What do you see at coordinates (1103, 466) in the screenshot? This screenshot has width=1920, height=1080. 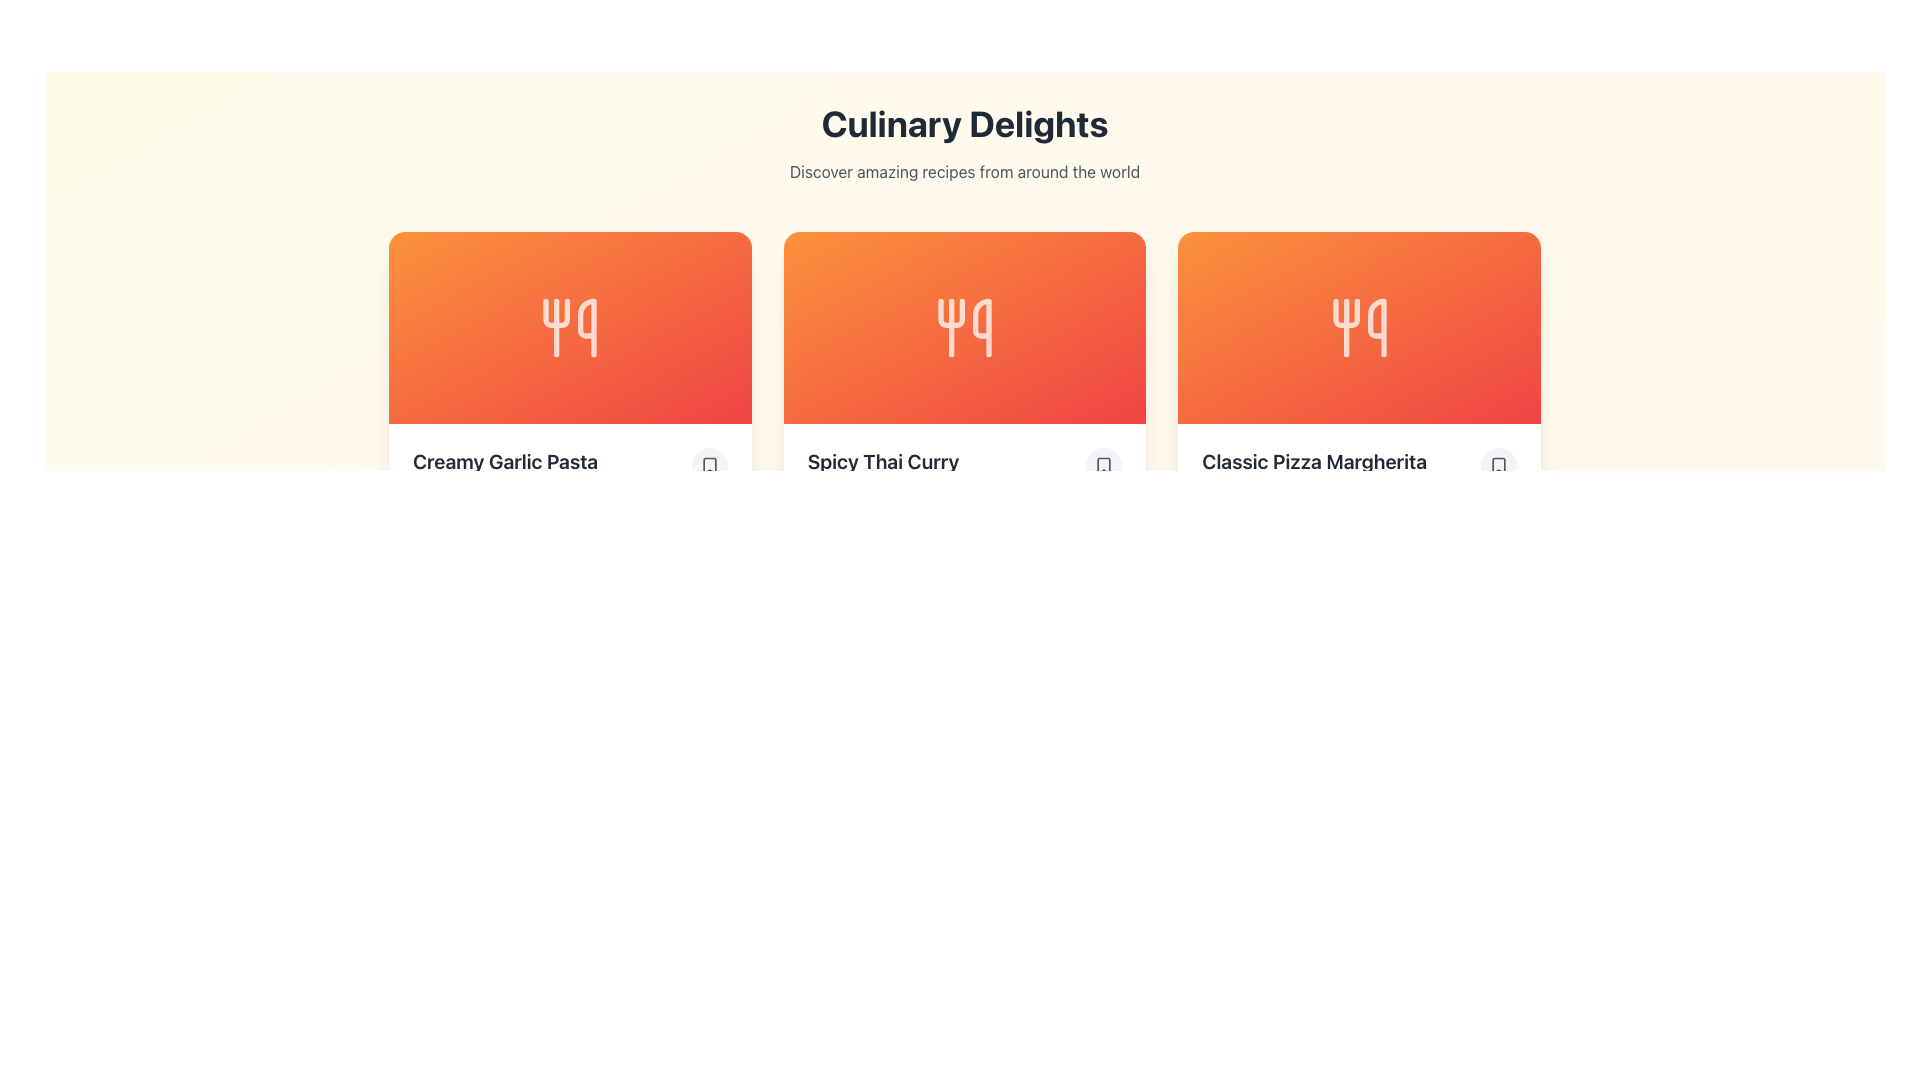 I see `the bookmark icon button located in the bottom-right corner of the 'Spicy Thai Curry' card` at bounding box center [1103, 466].